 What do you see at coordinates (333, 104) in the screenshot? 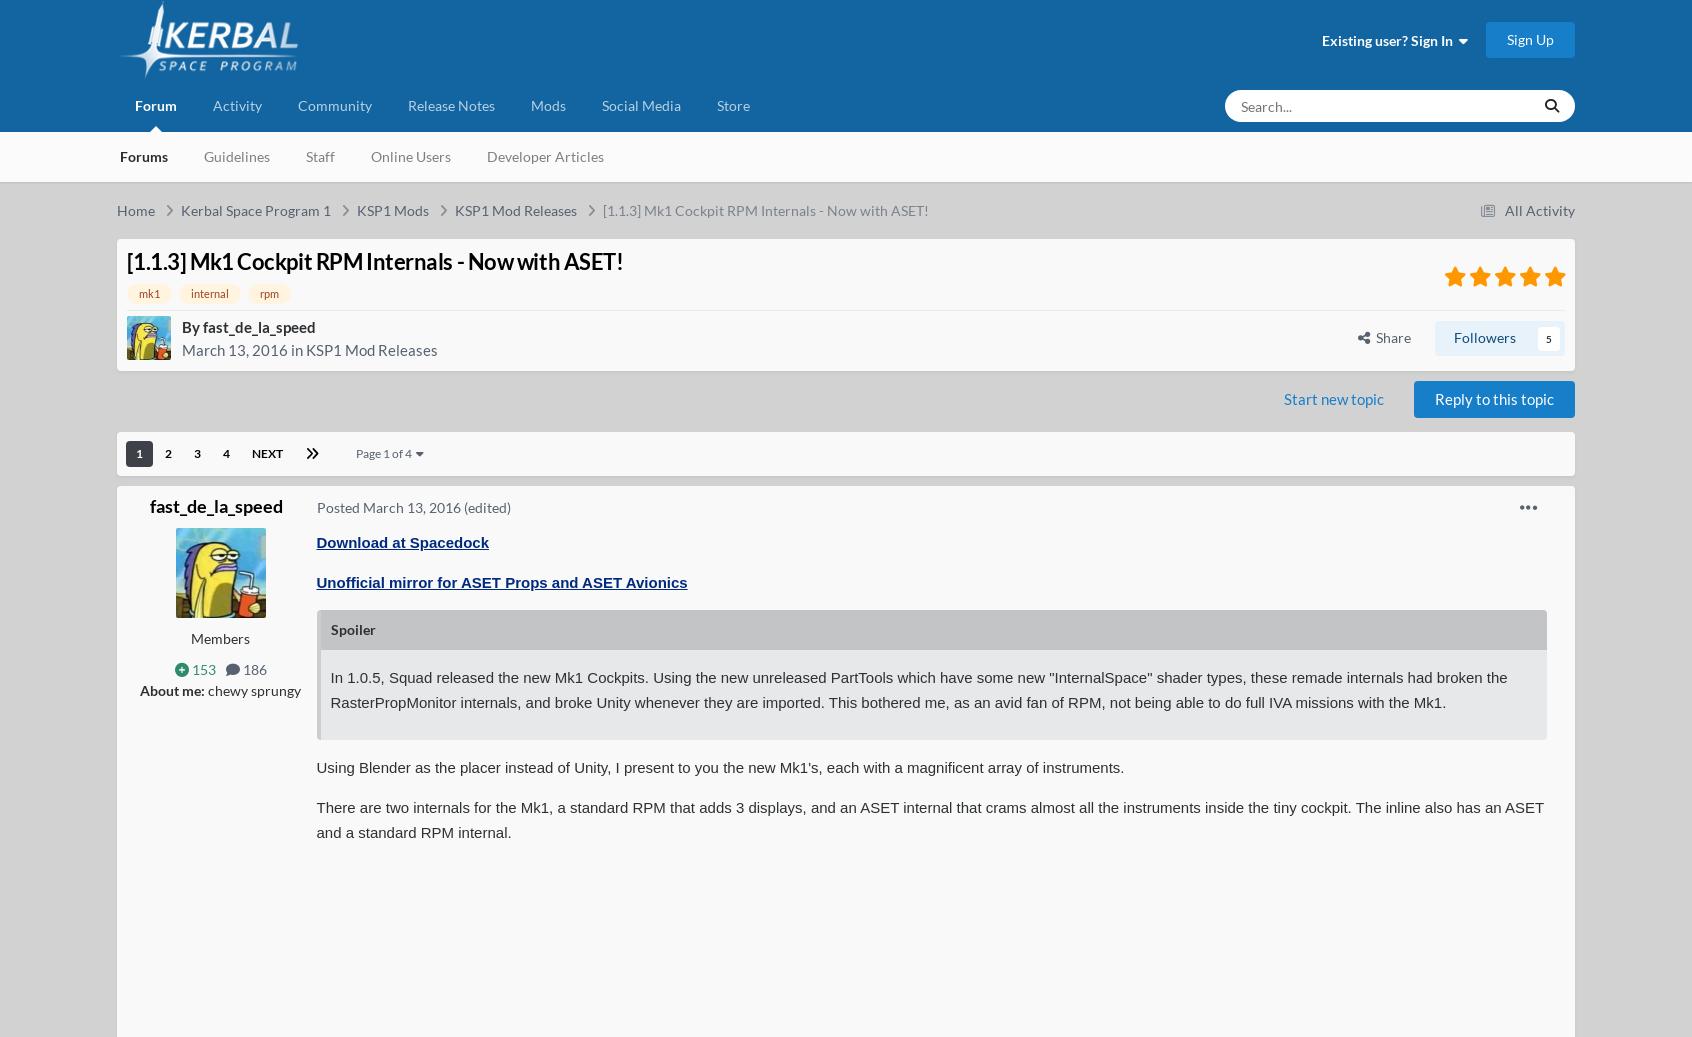
I see `'Community'` at bounding box center [333, 104].